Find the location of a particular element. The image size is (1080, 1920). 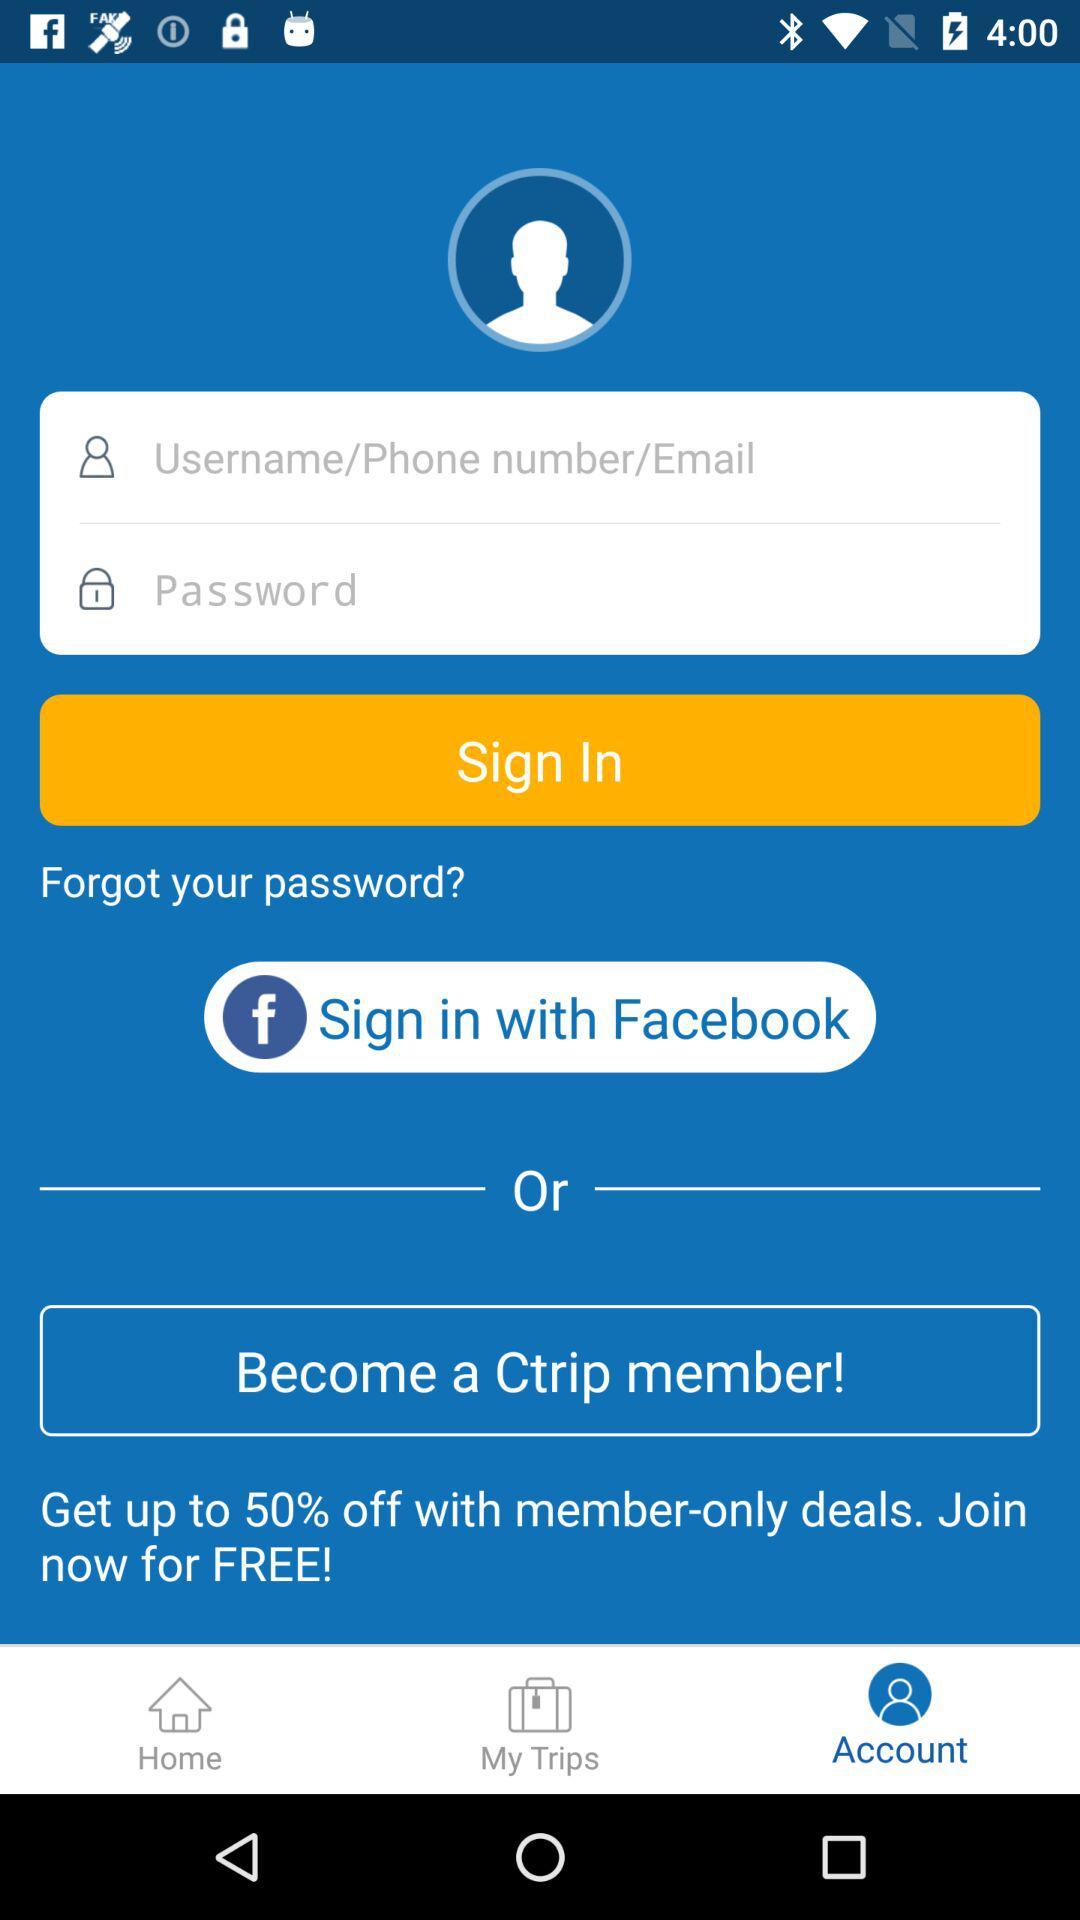

icon above the sign in icon is located at coordinates (540, 588).